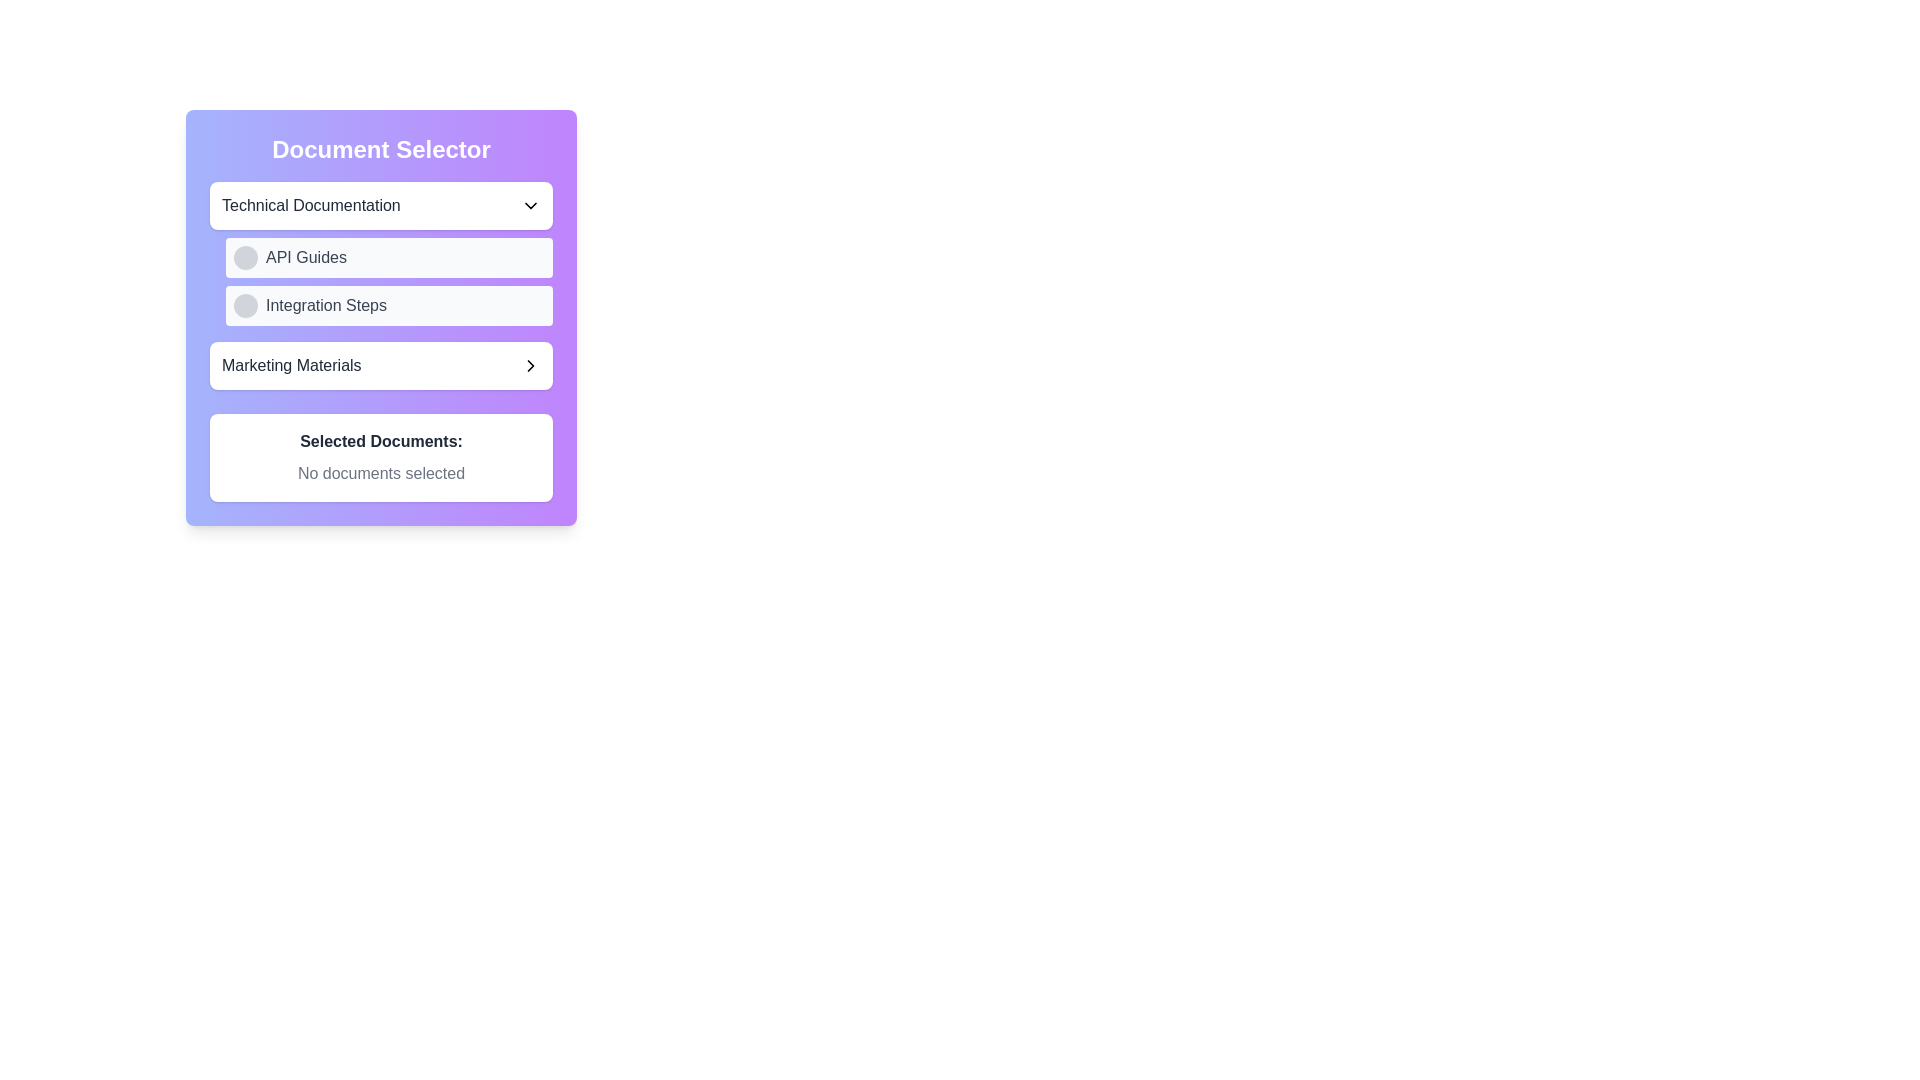 The width and height of the screenshot is (1920, 1080). What do you see at coordinates (326, 305) in the screenshot?
I see `the text label displaying 'Integration Steps' located in the second item under the 'Technical Documentation' category in the 'Document Selector' interface` at bounding box center [326, 305].